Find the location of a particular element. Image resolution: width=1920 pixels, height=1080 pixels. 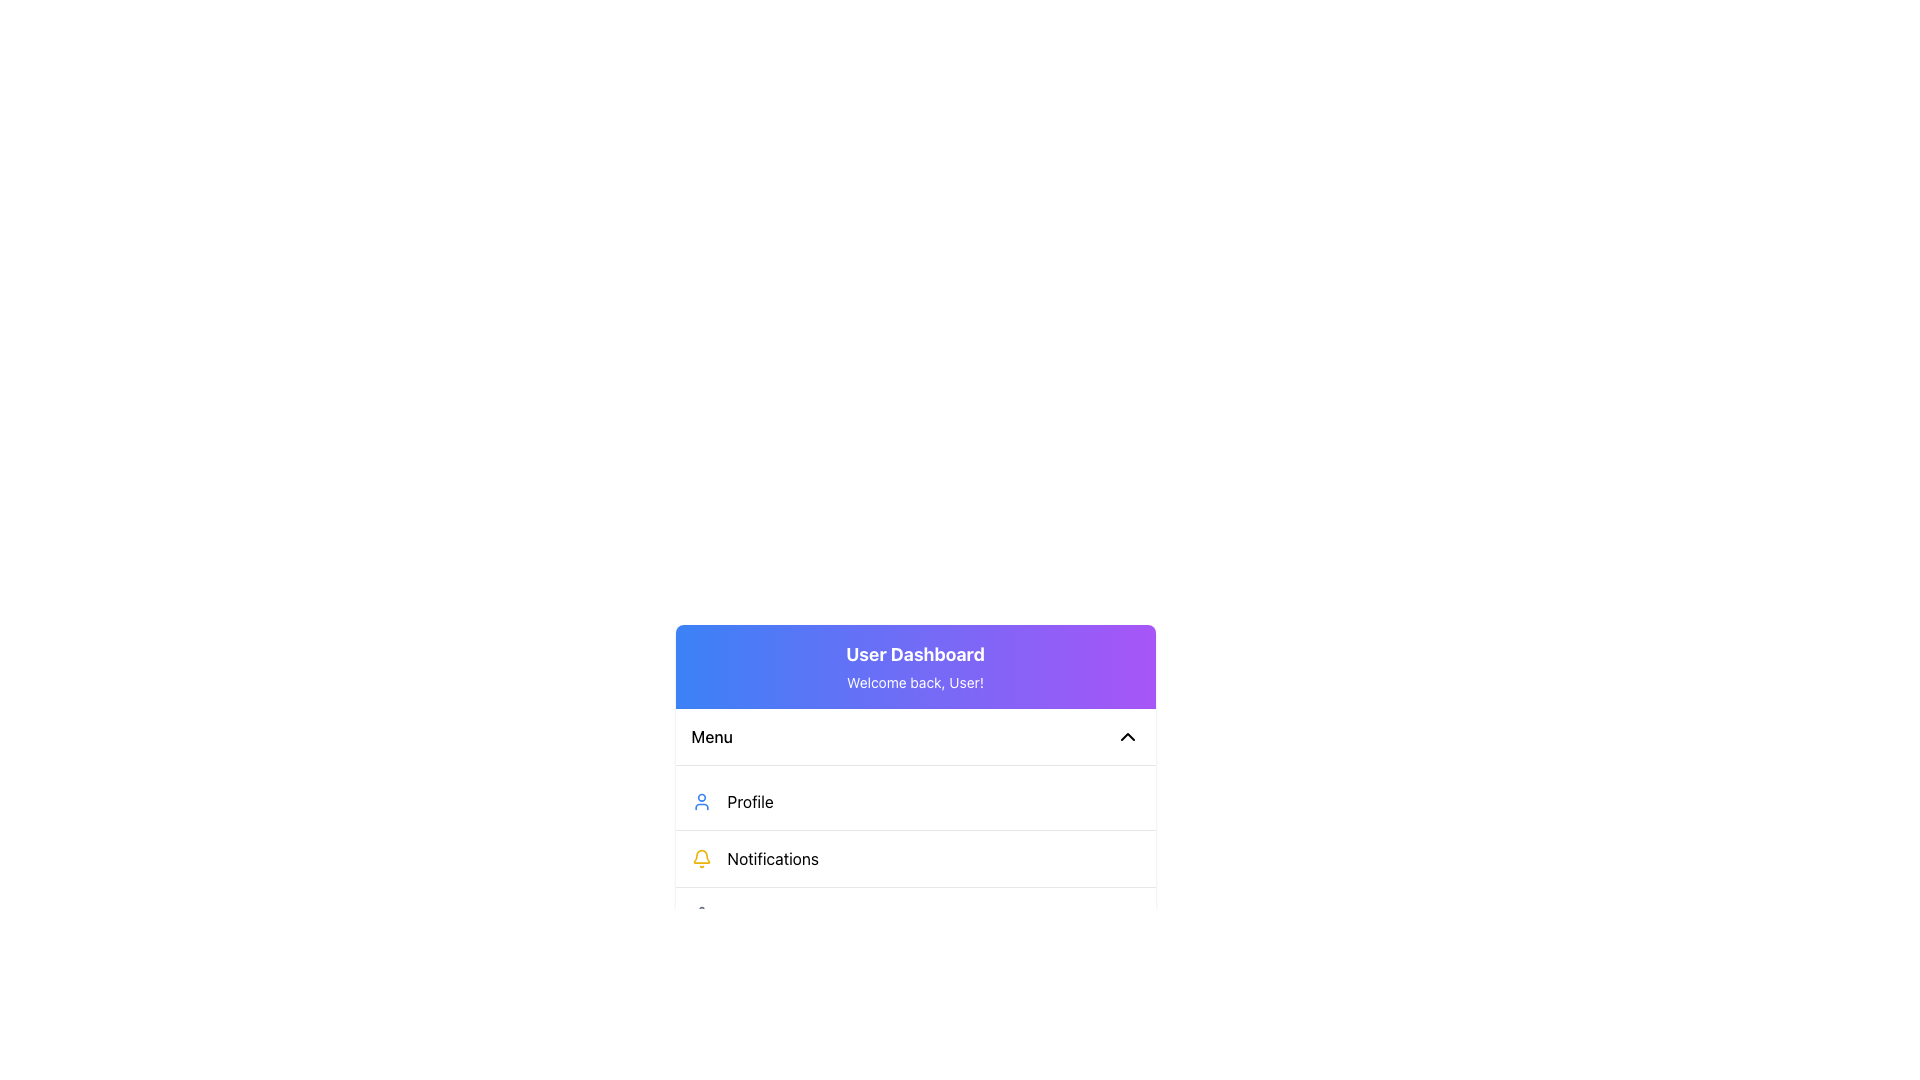

the bold, prominent text that reads 'User Dashboard' is located at coordinates (914, 655).